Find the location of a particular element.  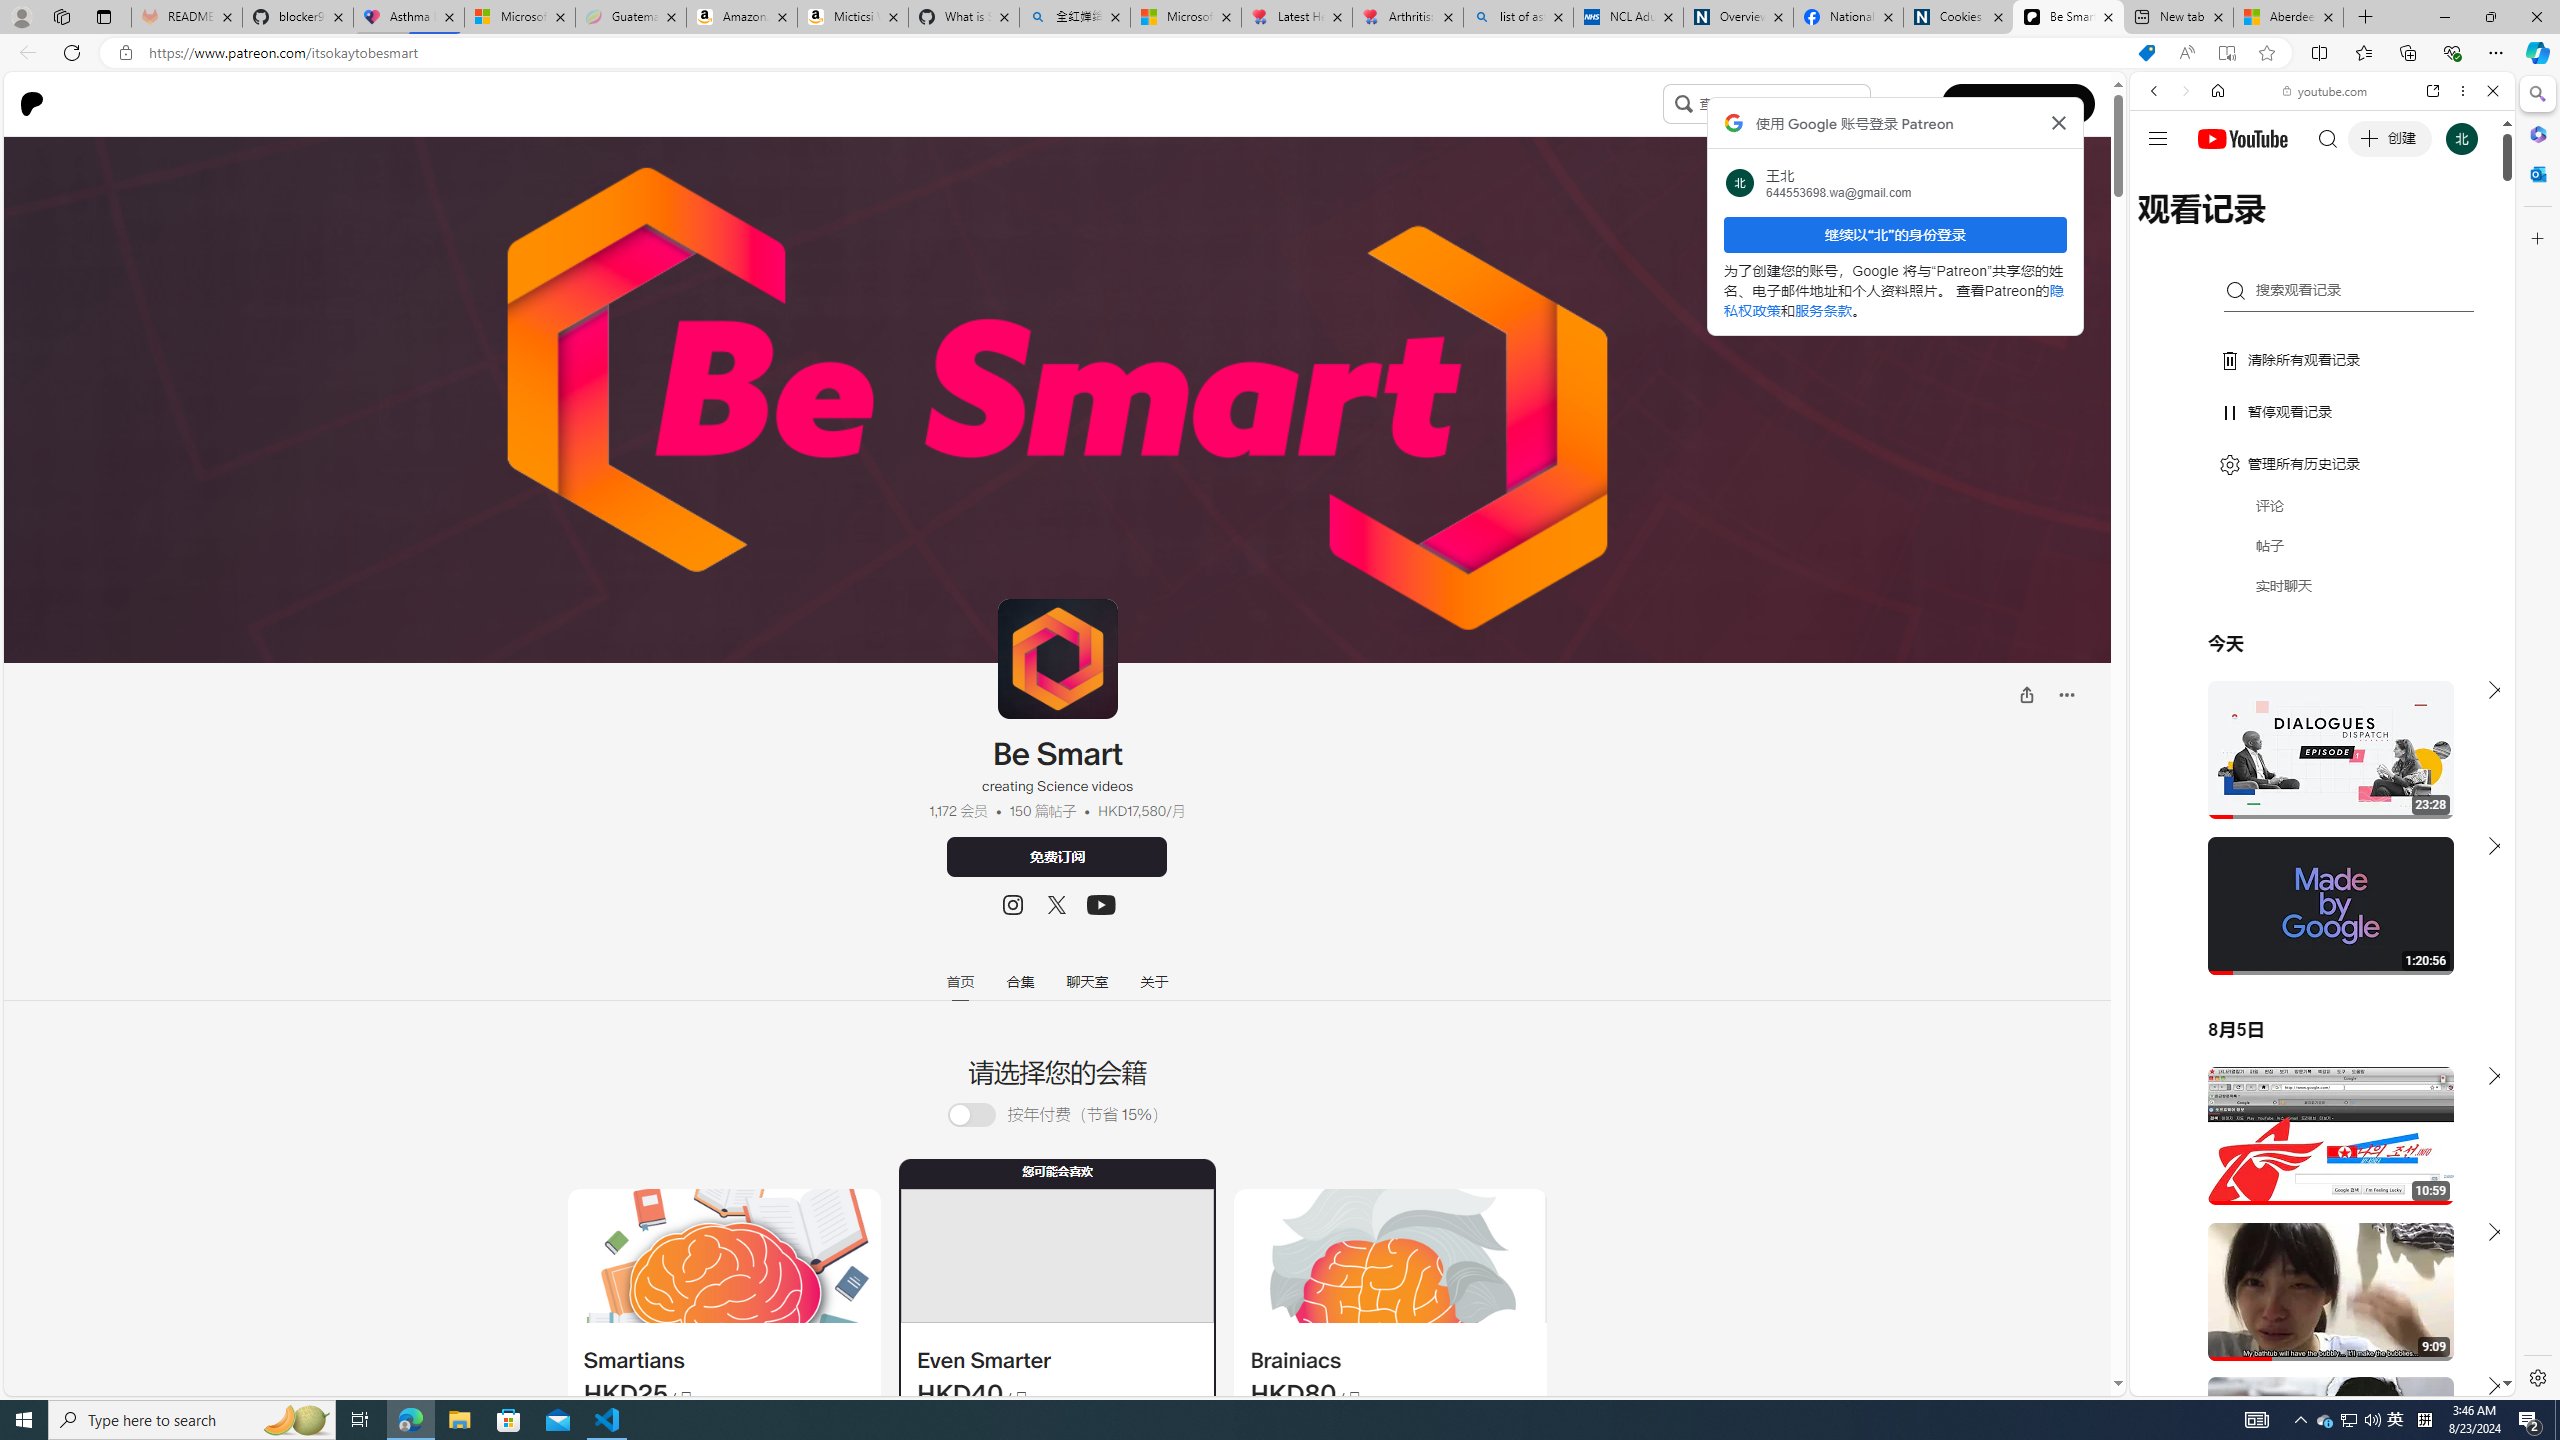

'you' is located at coordinates (2314, 1328).